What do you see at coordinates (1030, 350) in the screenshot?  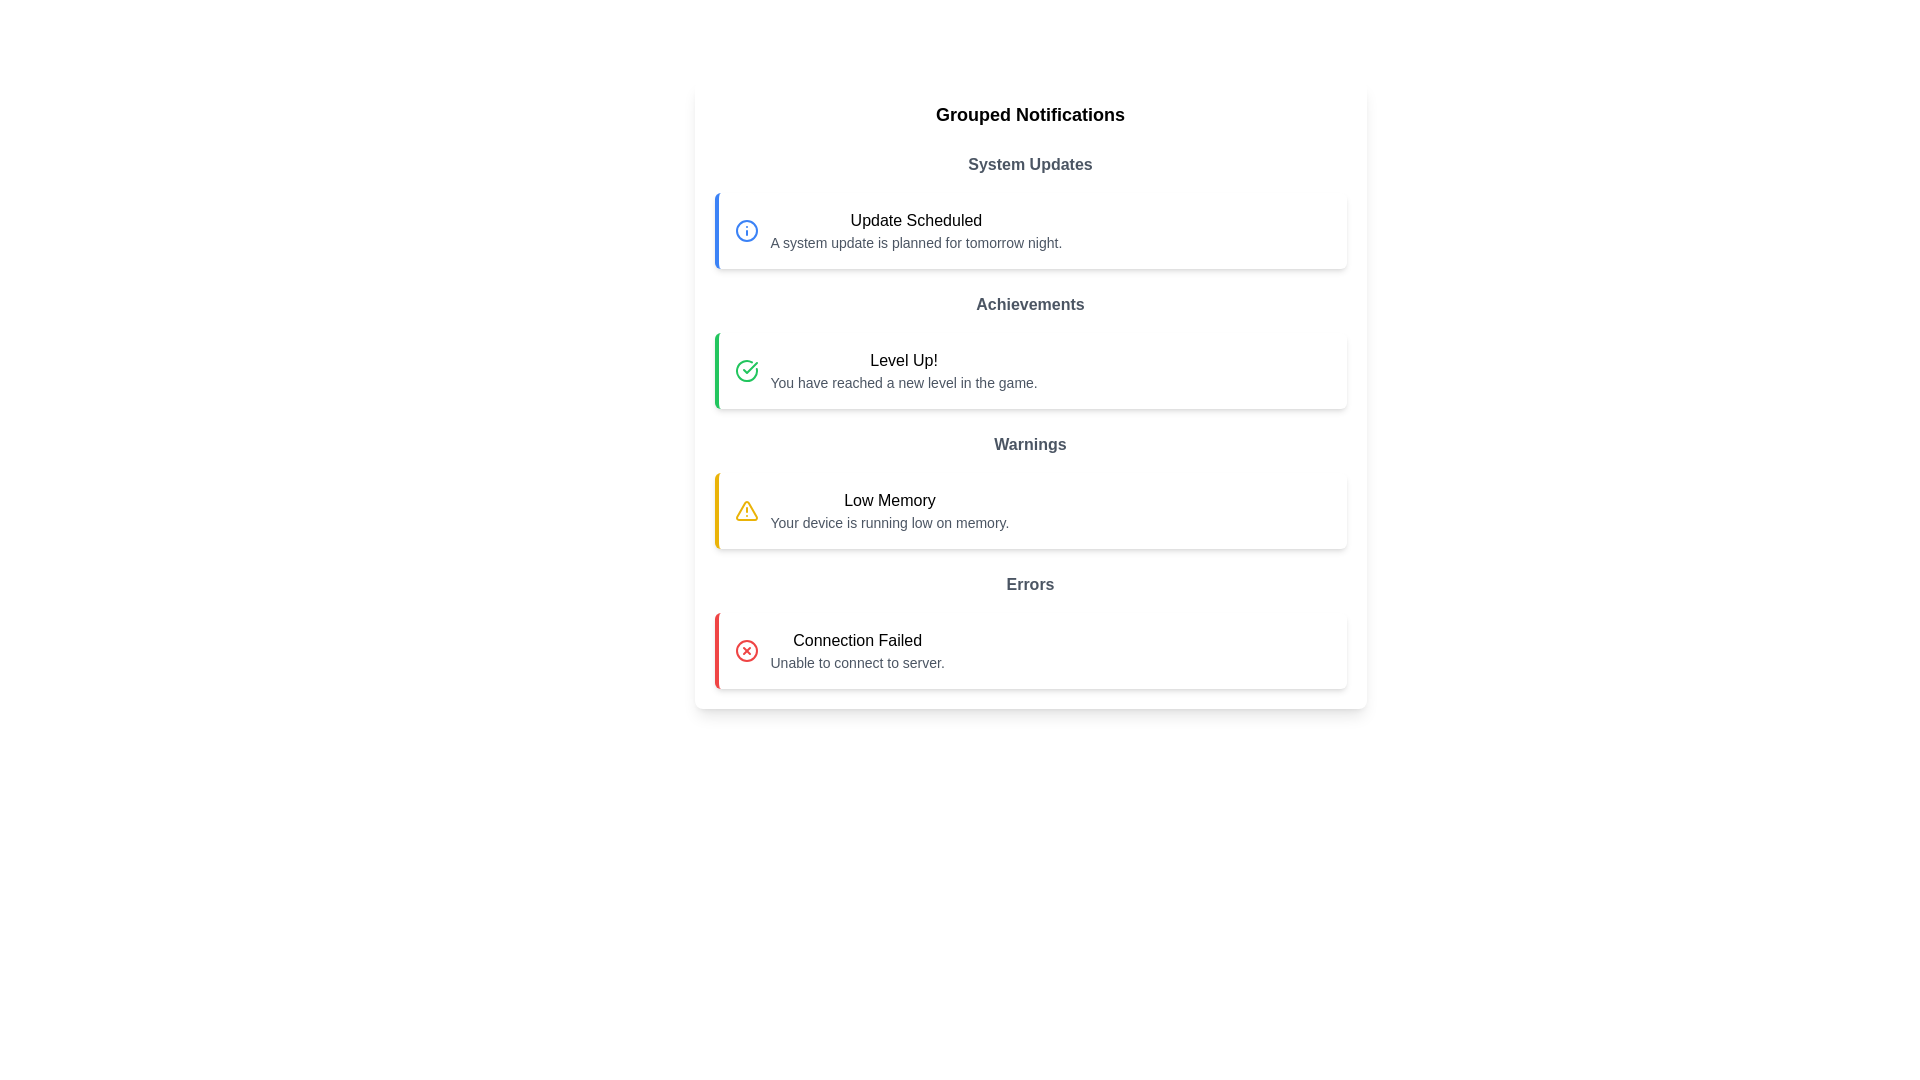 I see `the second Notification Card in the Grouped Notifications section that informs the user of a recent achievement indicating level progression` at bounding box center [1030, 350].